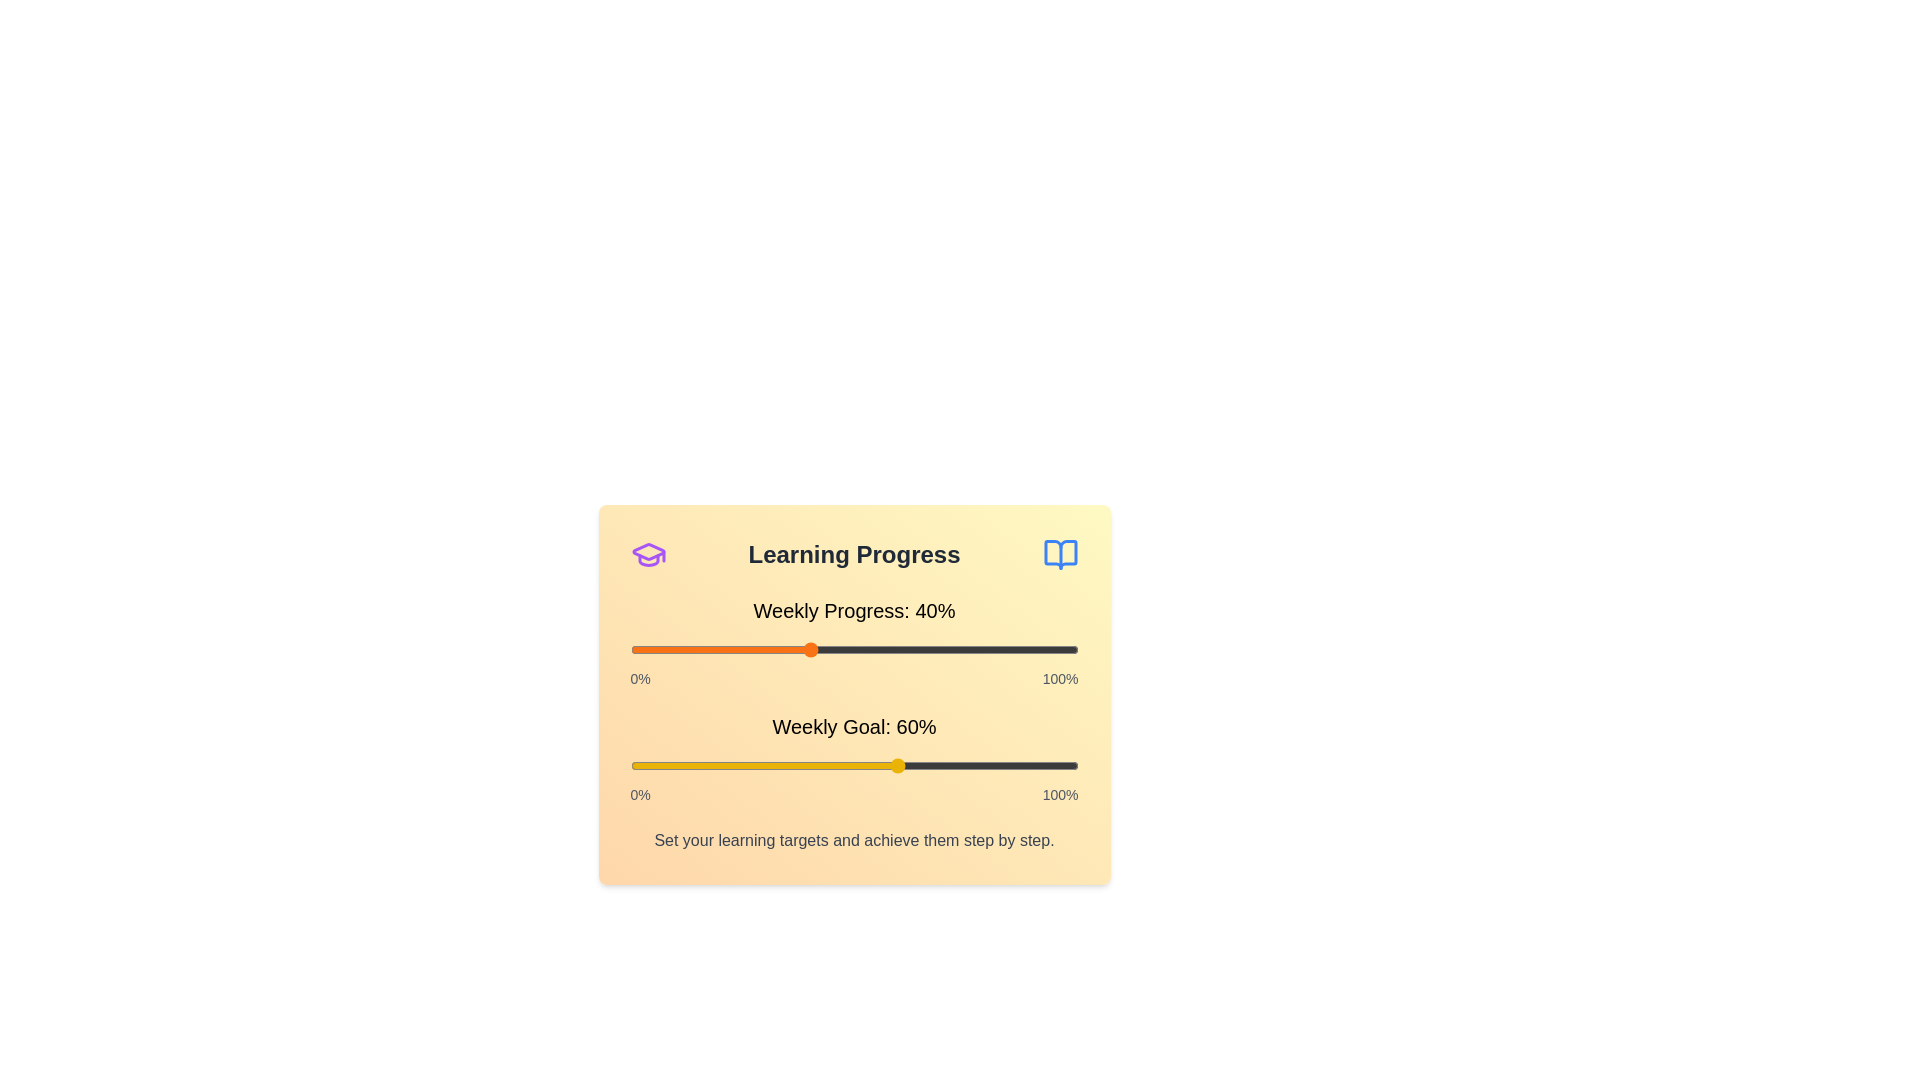  I want to click on the 'Weekly Goal' slider to 22%, so click(728, 765).